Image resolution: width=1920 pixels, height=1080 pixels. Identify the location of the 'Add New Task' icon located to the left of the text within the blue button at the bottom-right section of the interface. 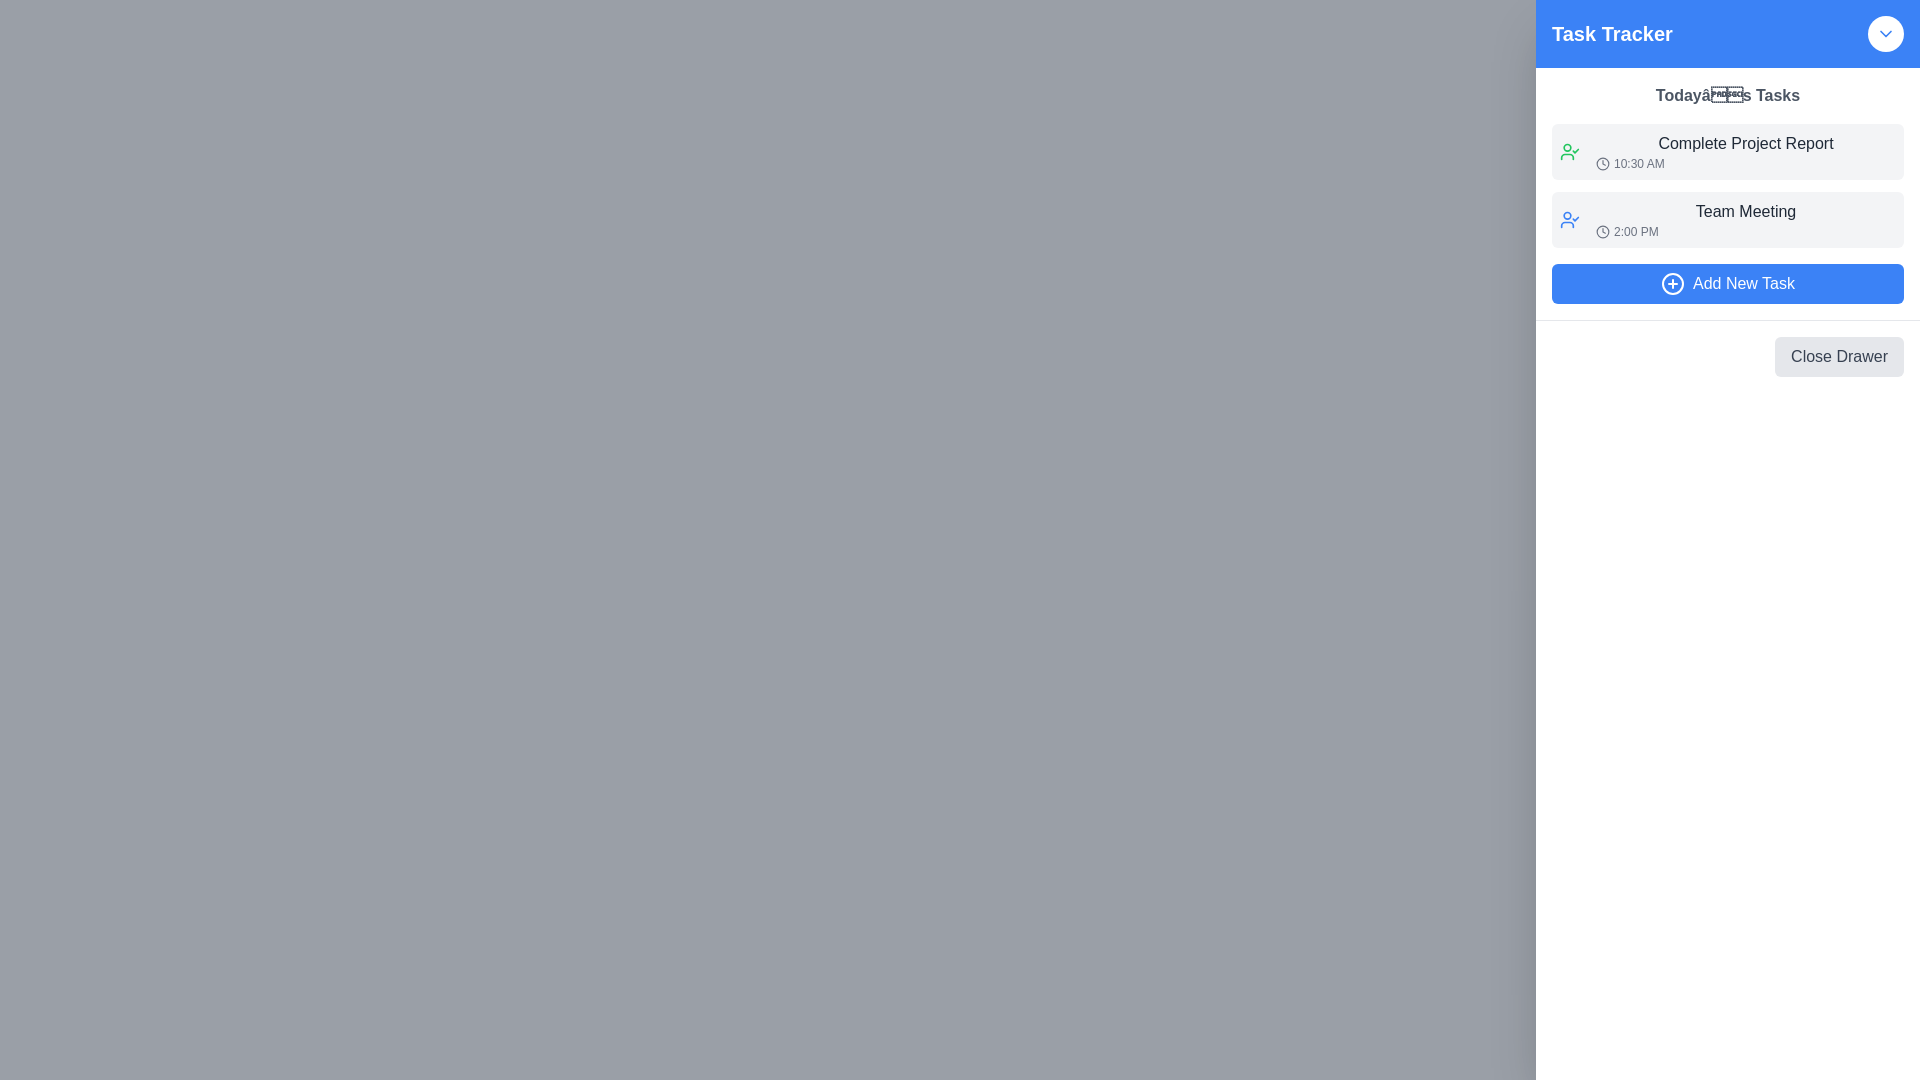
(1673, 284).